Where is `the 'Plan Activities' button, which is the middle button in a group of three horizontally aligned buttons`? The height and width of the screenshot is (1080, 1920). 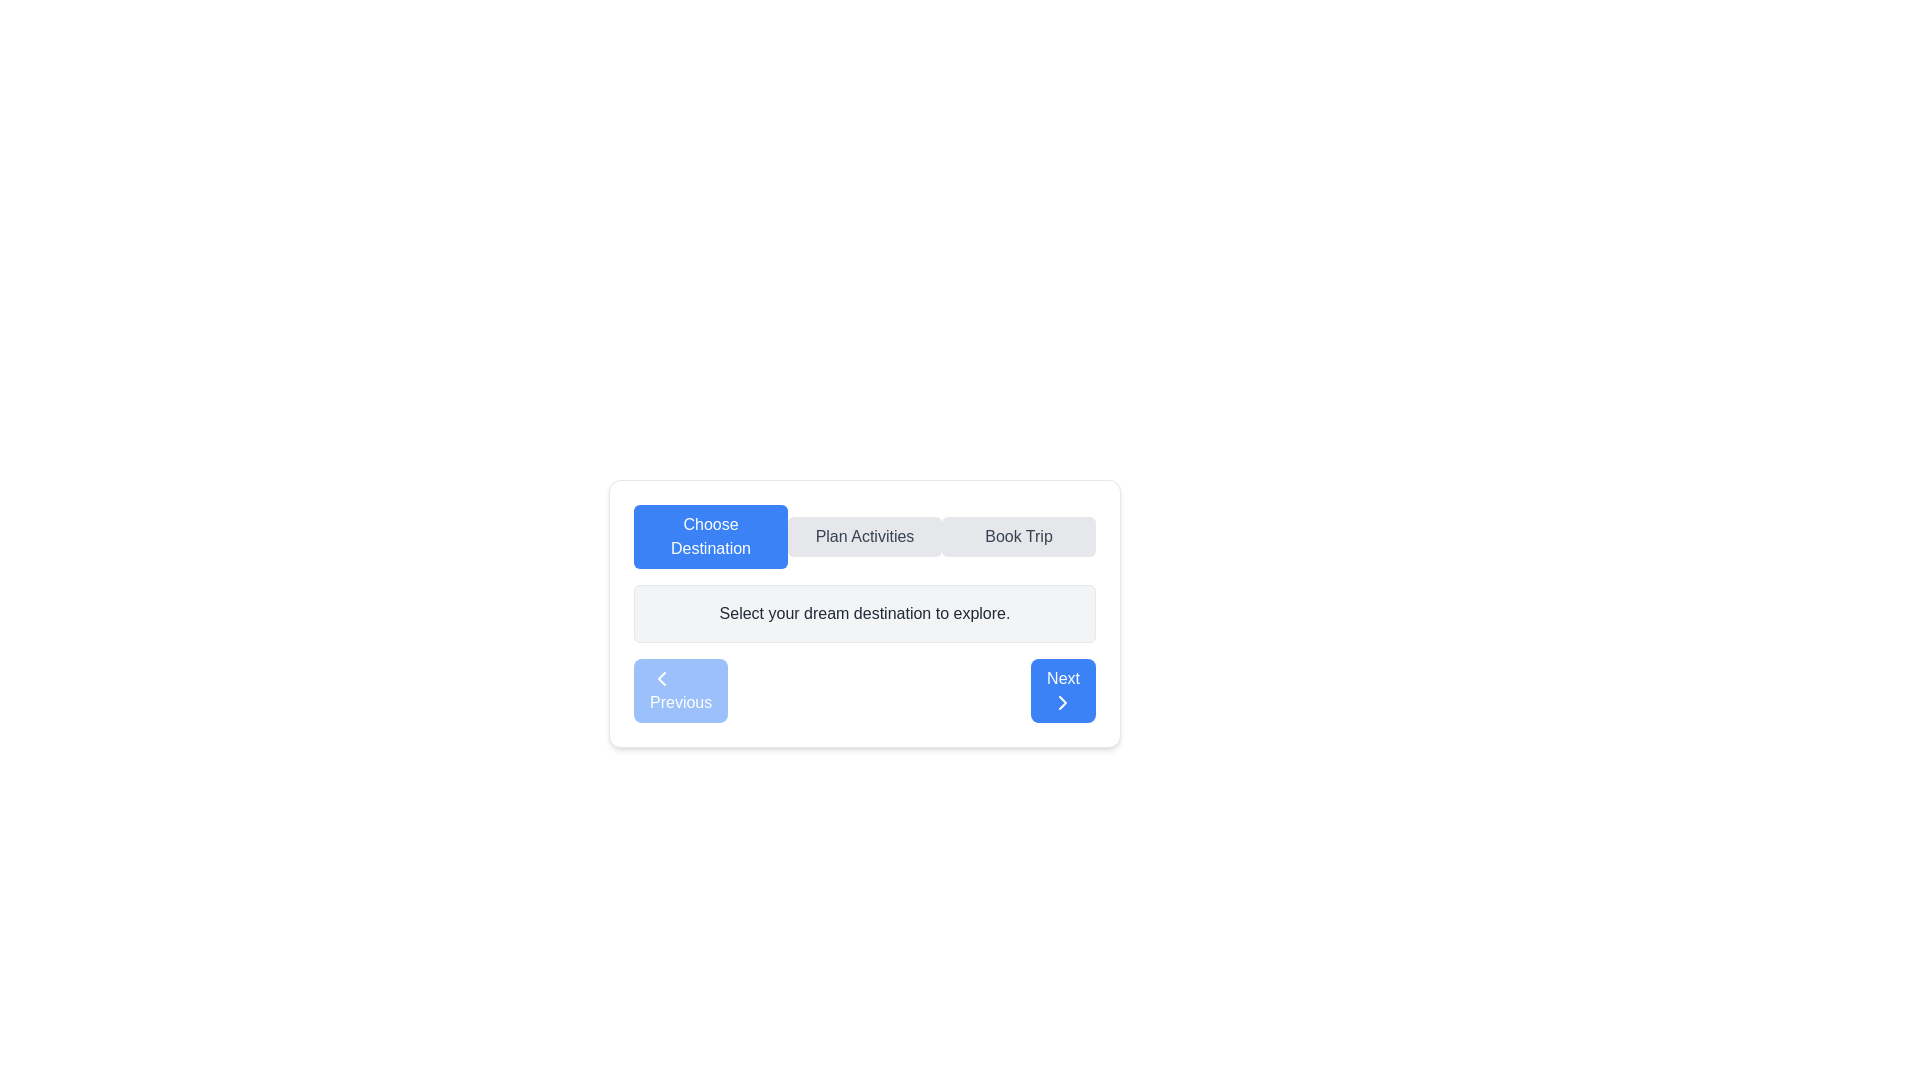
the 'Plan Activities' button, which is the middle button in a group of three horizontally aligned buttons is located at coordinates (864, 535).